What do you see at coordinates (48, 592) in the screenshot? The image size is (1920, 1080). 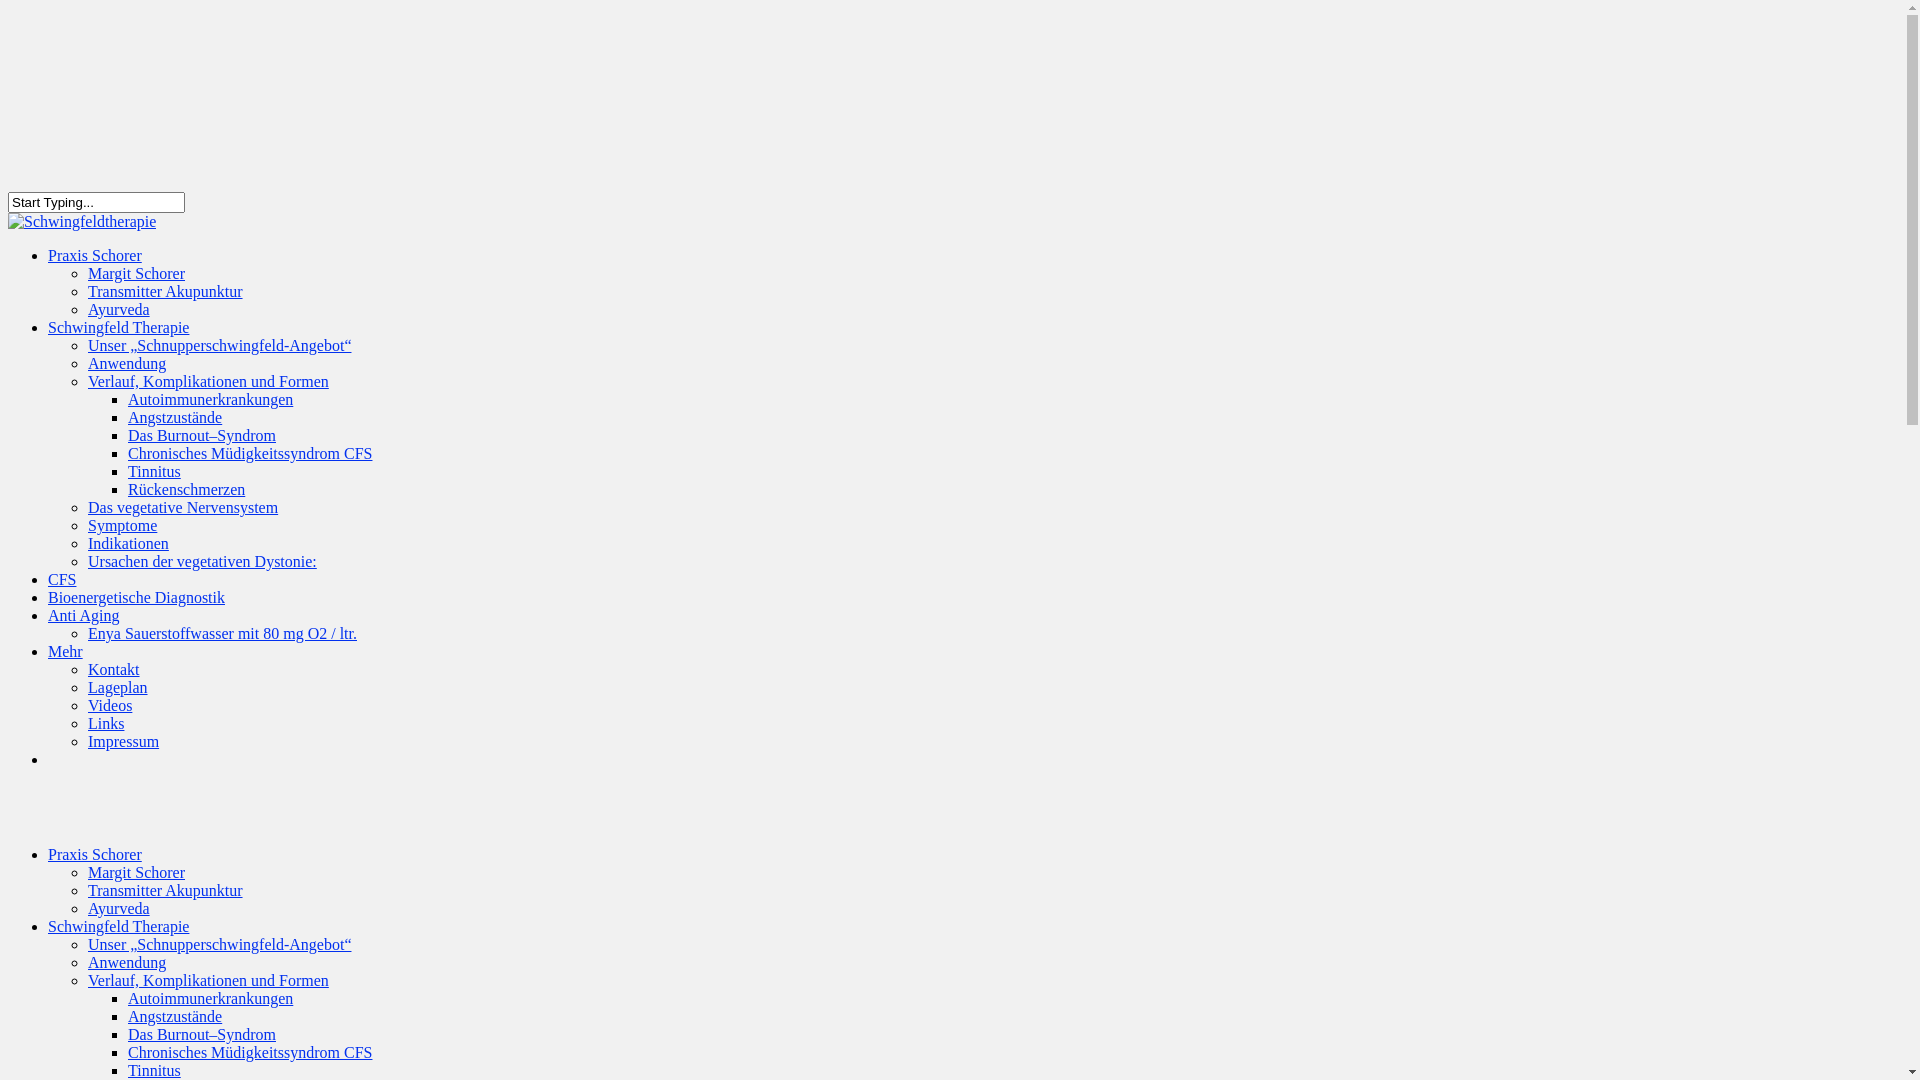 I see `'CFS'` at bounding box center [48, 592].